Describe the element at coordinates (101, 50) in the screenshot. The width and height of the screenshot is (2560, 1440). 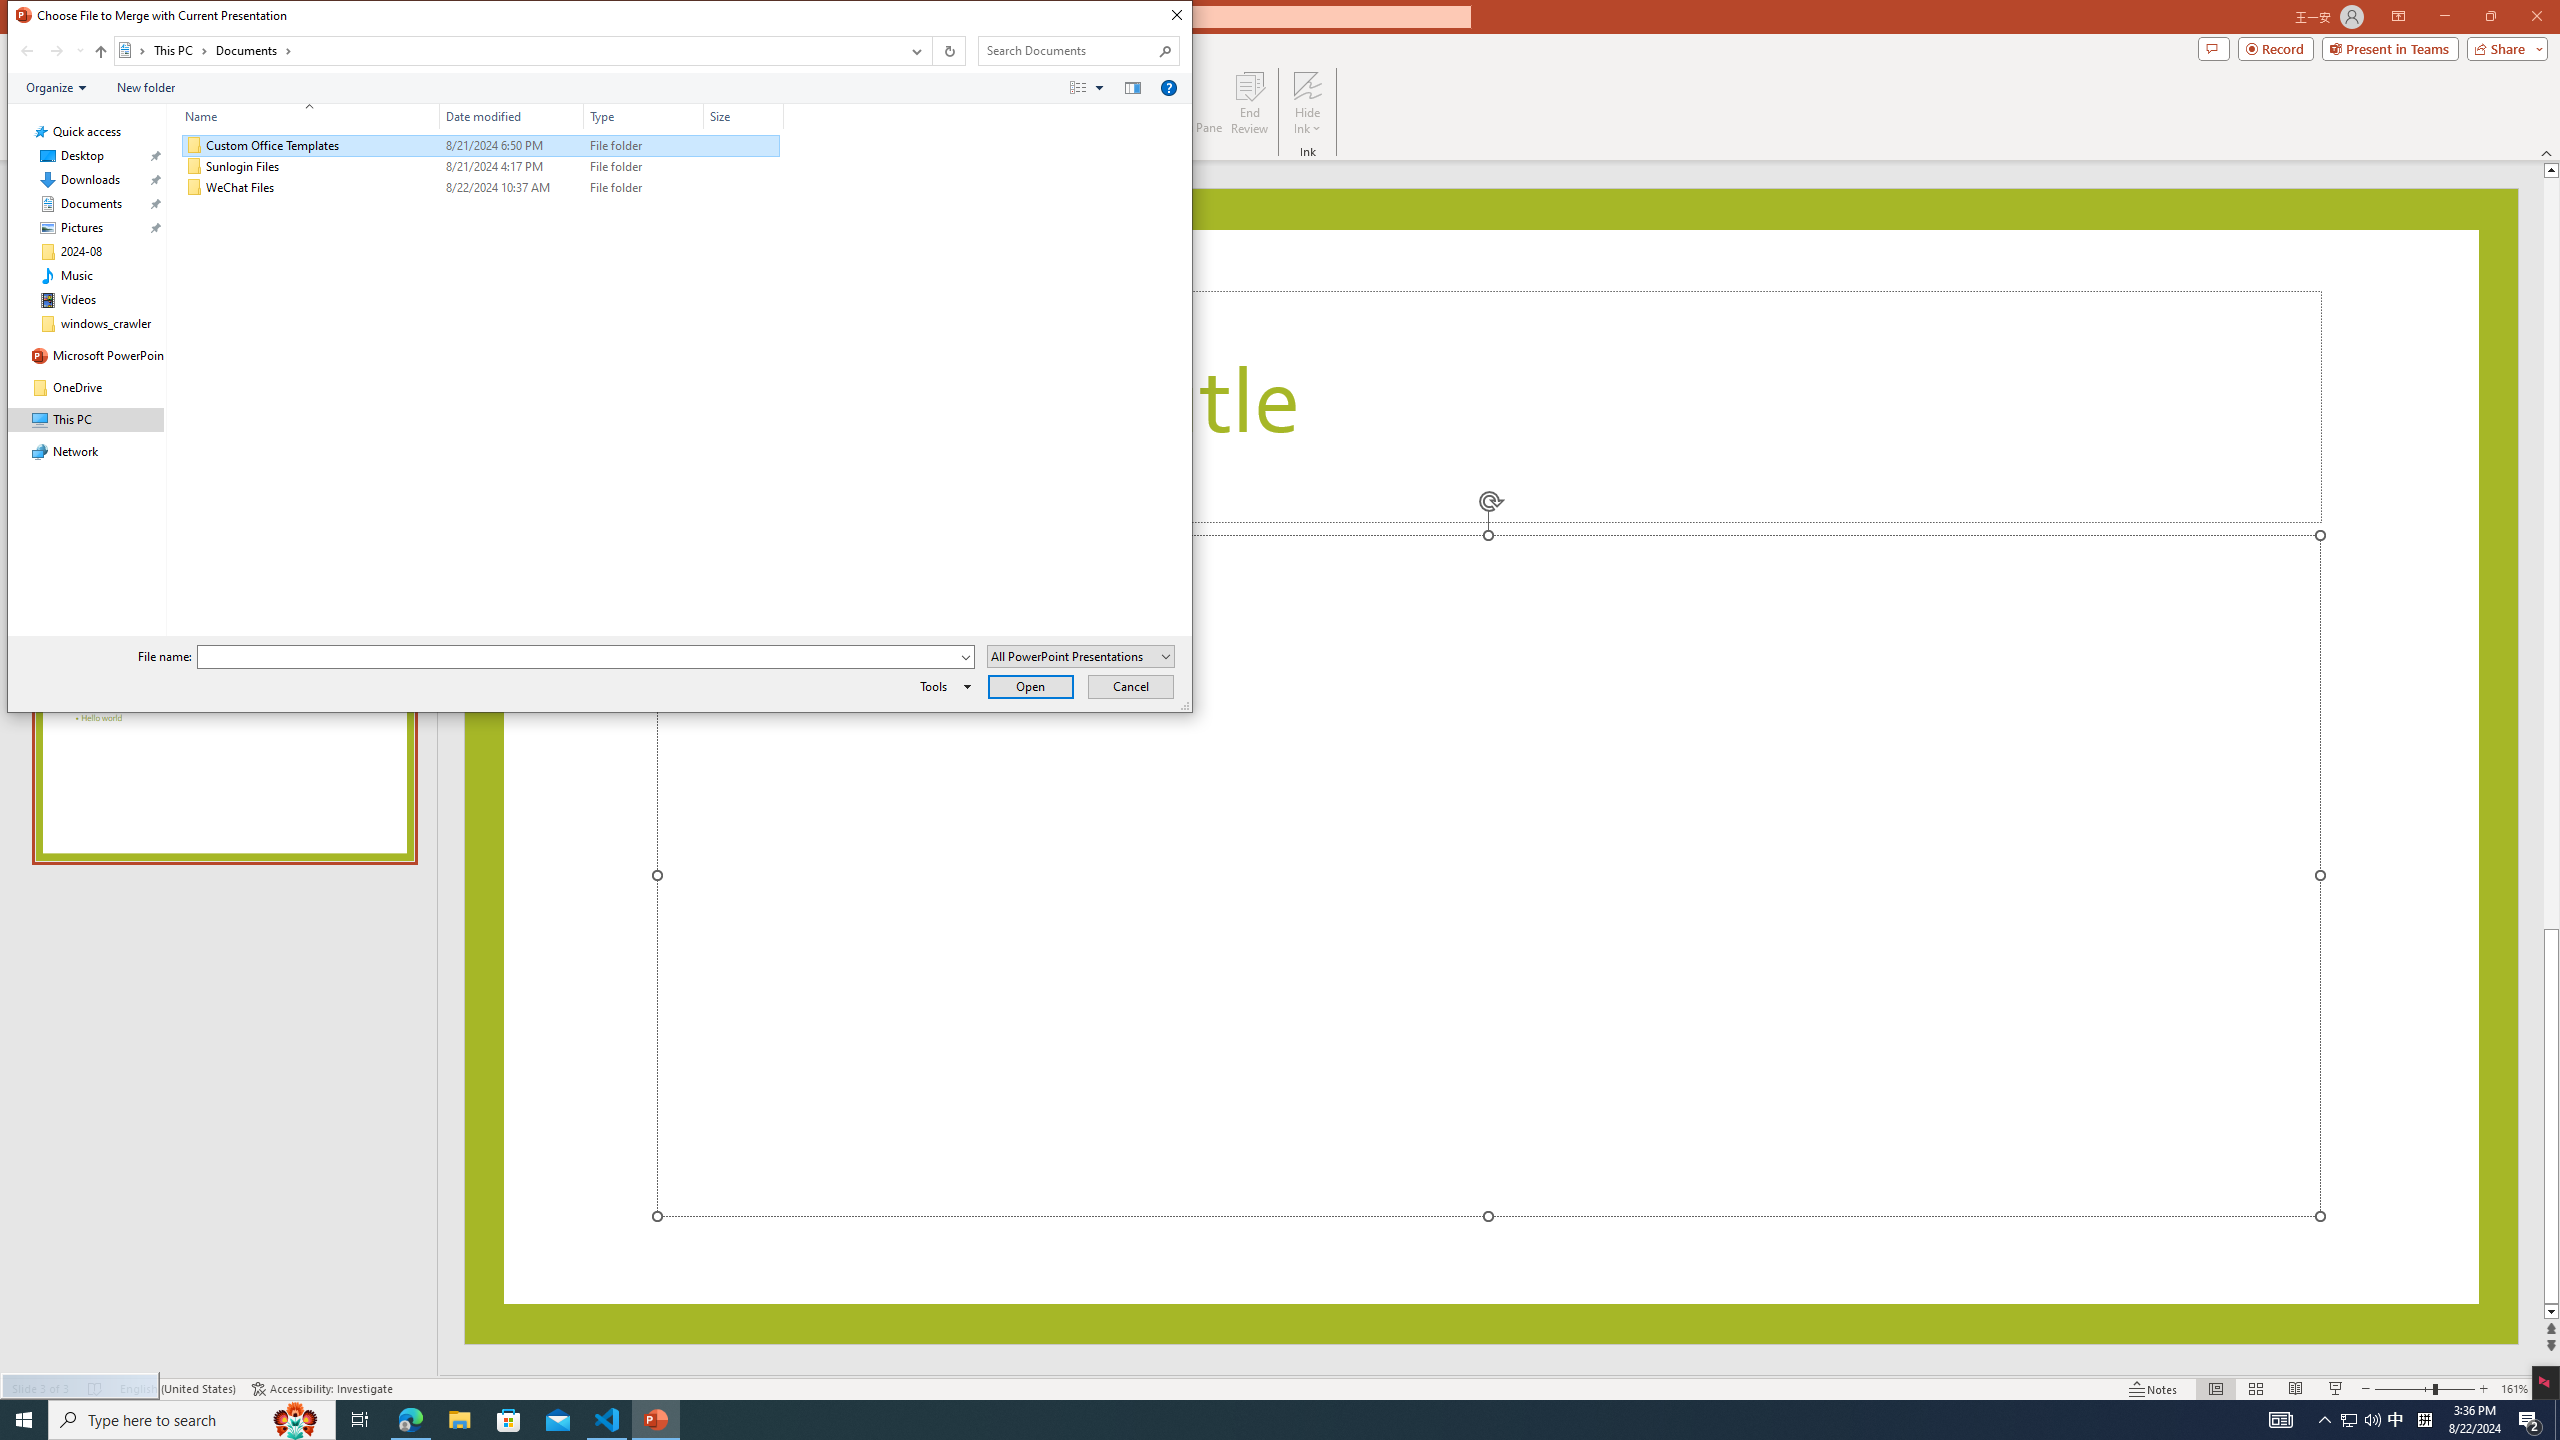
I see `'Up to "This PC" (Alt + Up Arrow)'` at that location.